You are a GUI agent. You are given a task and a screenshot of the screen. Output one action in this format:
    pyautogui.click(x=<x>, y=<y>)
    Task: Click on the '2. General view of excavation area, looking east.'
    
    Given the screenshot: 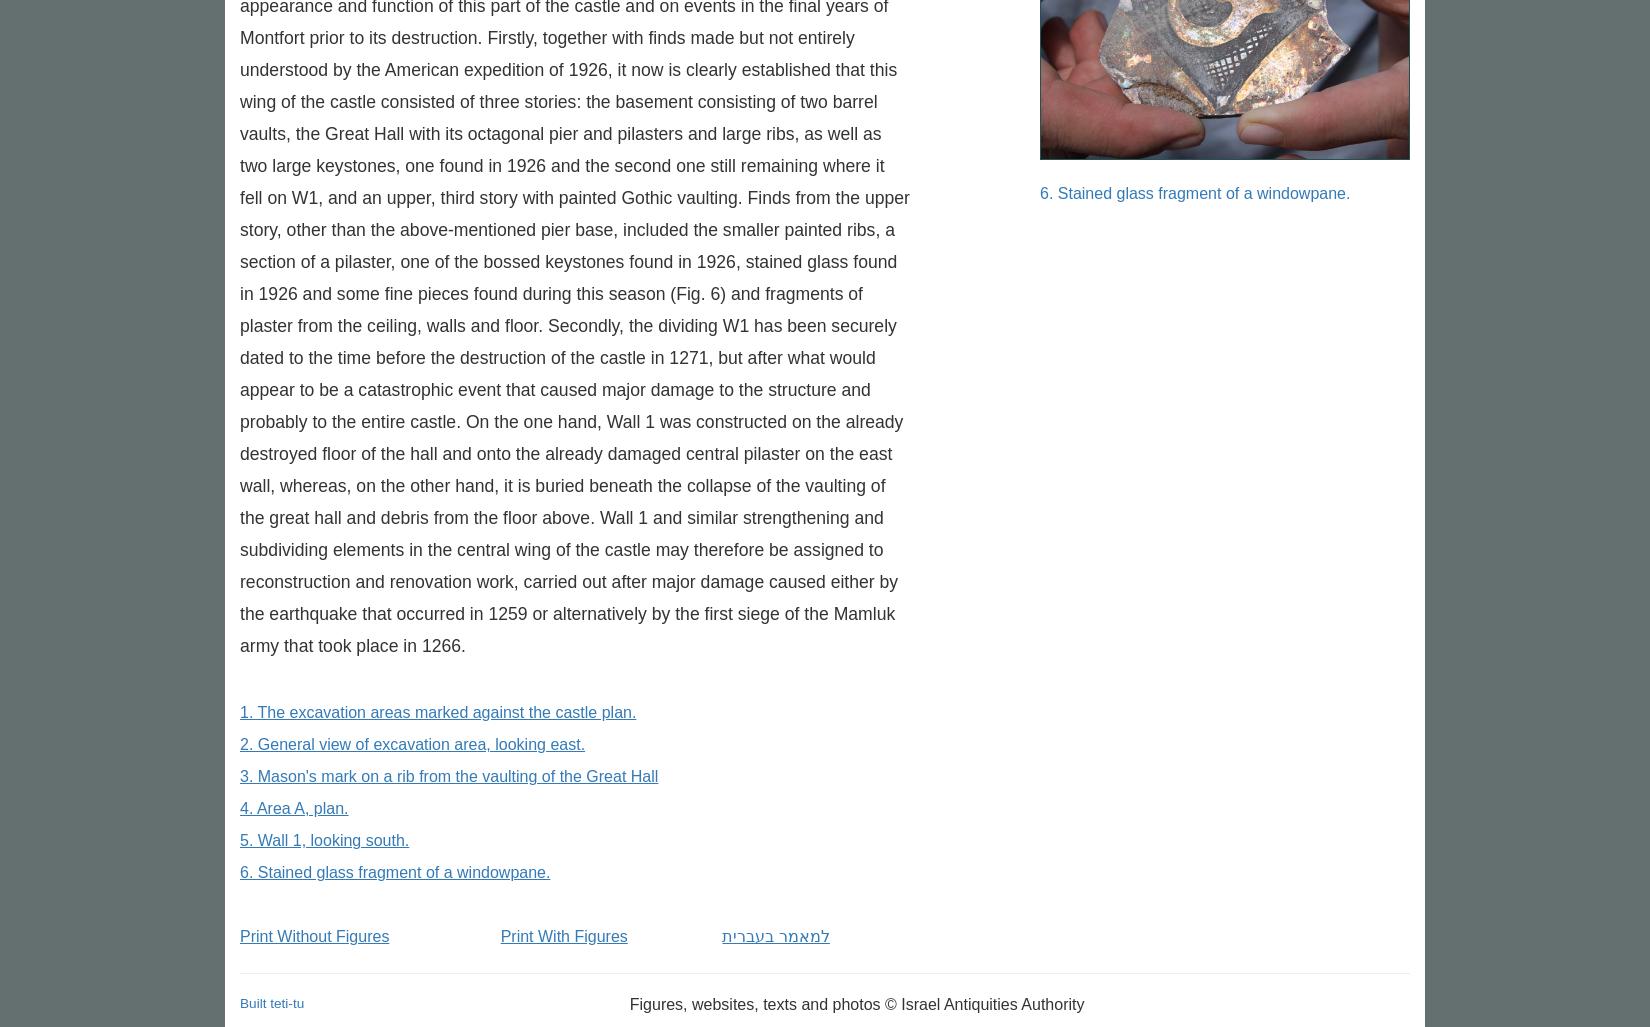 What is the action you would take?
    pyautogui.click(x=412, y=743)
    